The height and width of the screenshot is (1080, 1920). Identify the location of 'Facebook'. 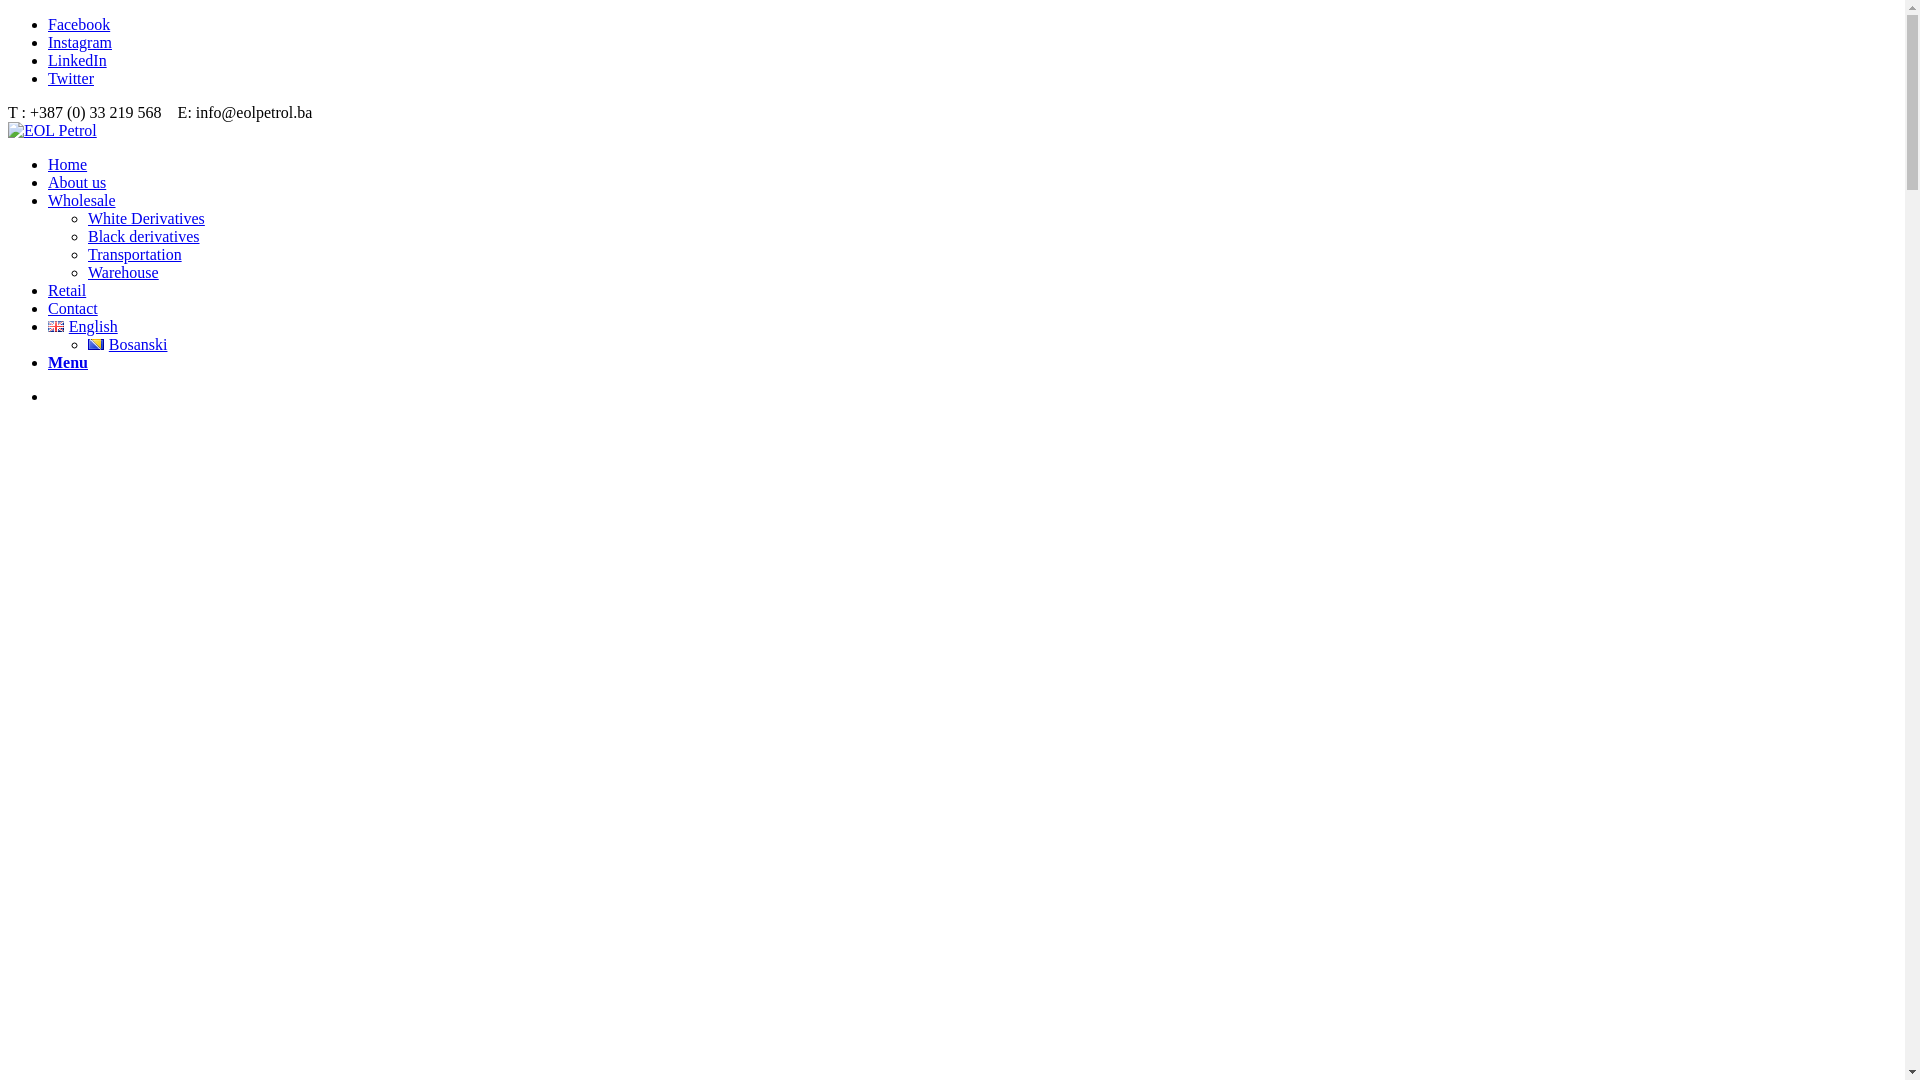
(78, 24).